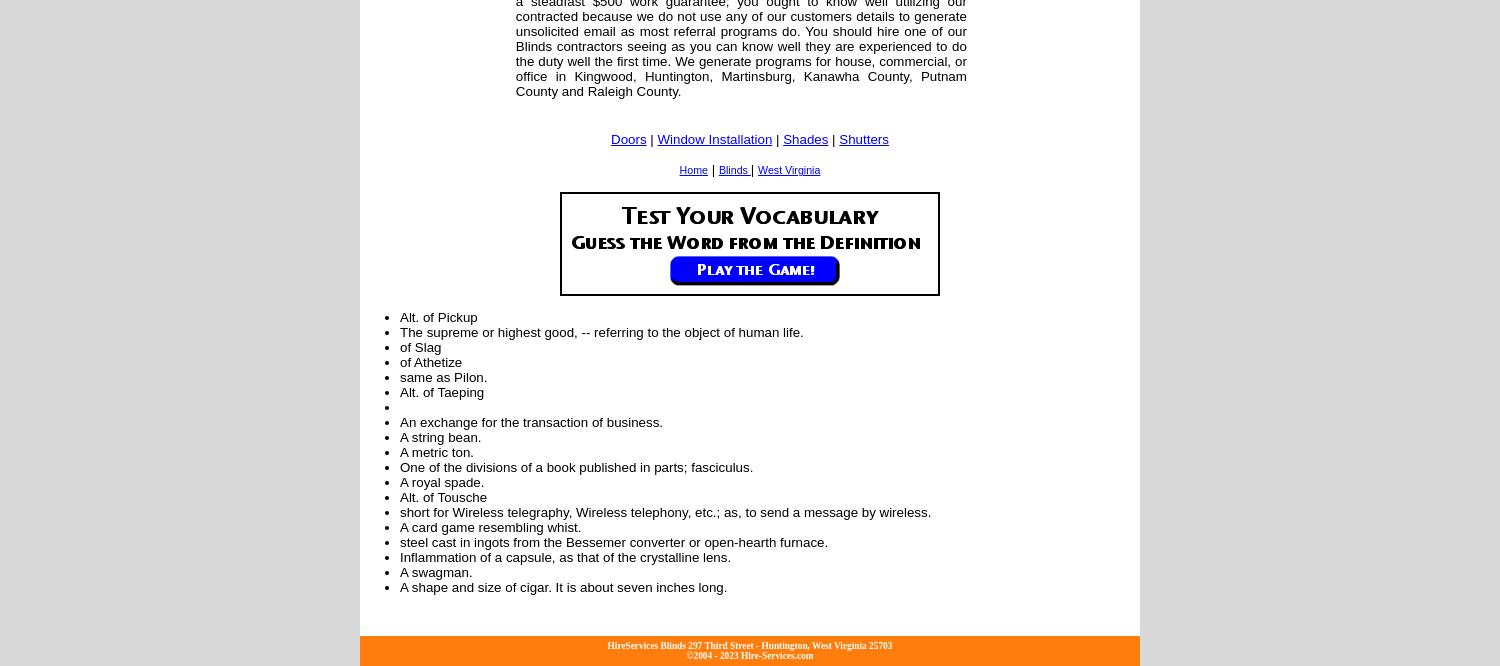  What do you see at coordinates (400, 510) in the screenshot?
I see `'short for Wireless telegraphy, Wireless telephony, etc.; as, to send a message by wireless.'` at bounding box center [400, 510].